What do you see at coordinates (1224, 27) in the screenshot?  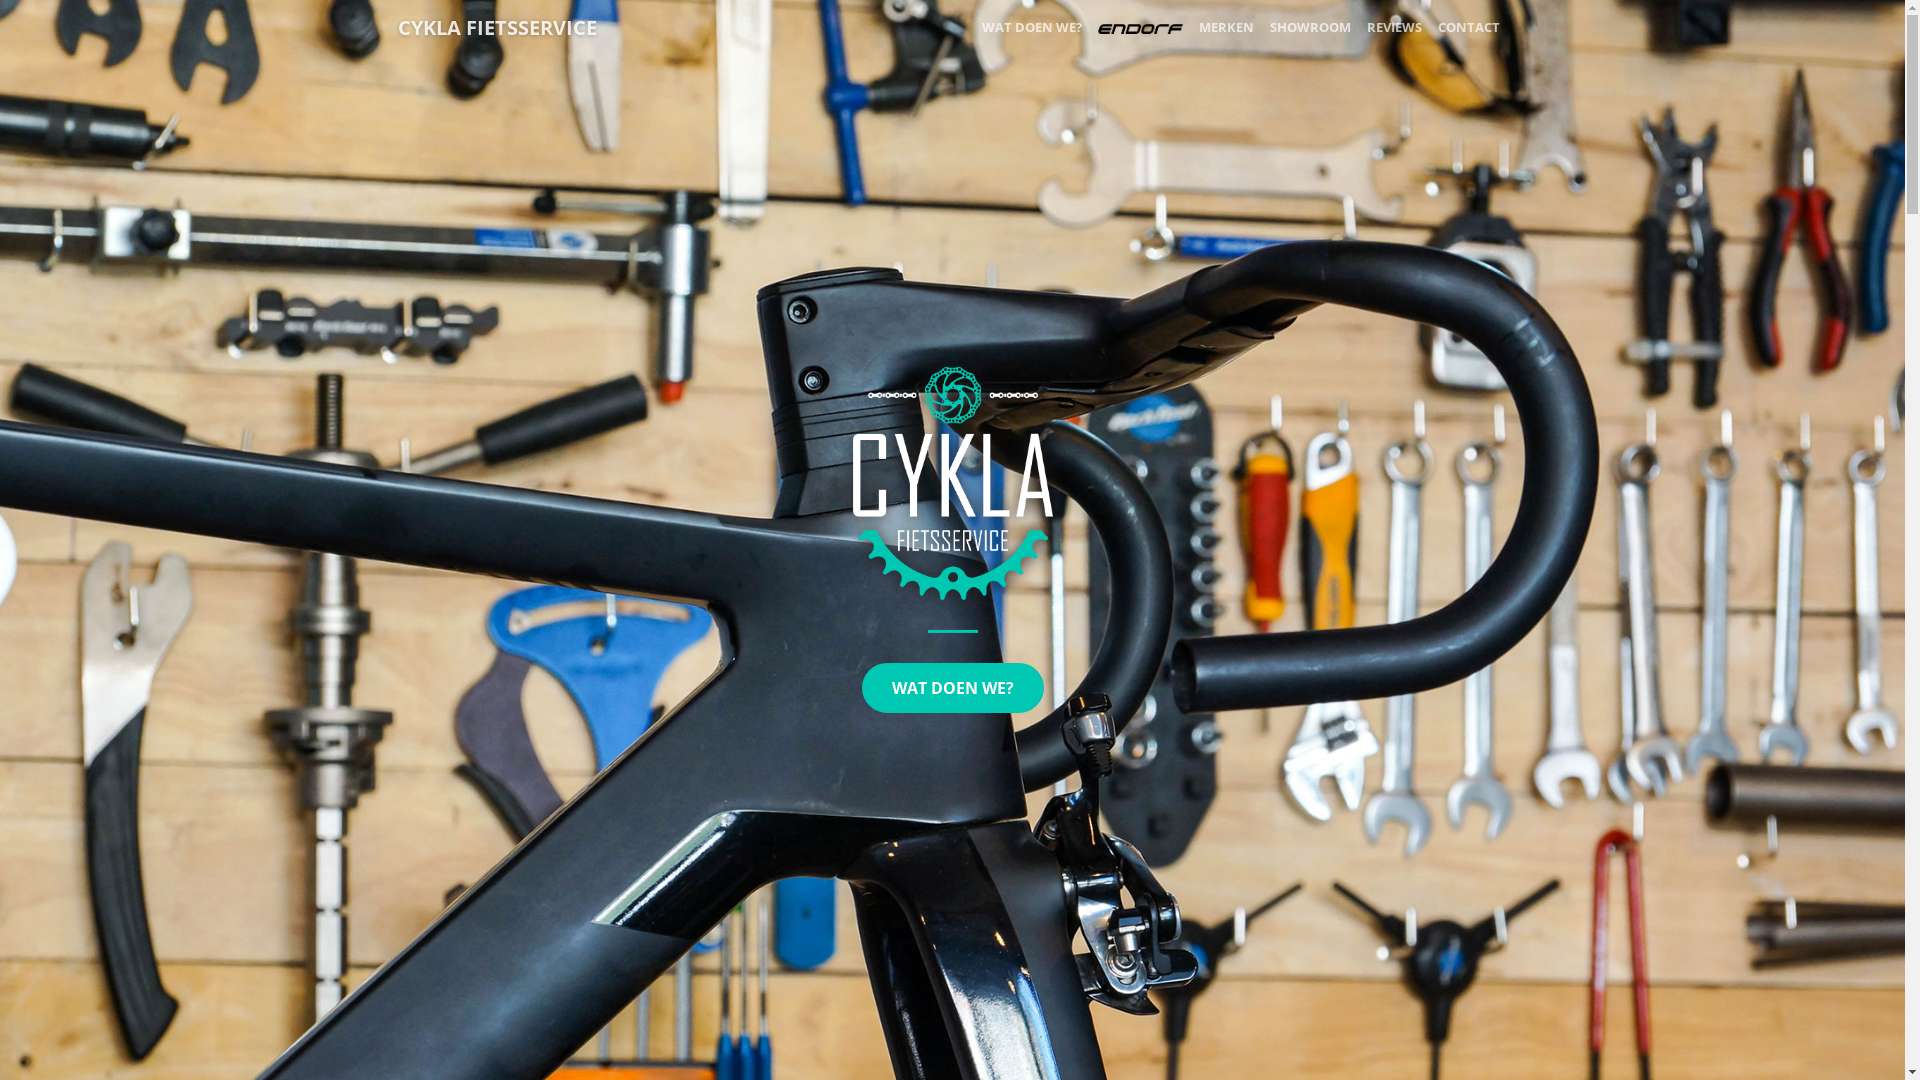 I see `'MERKEN'` at bounding box center [1224, 27].